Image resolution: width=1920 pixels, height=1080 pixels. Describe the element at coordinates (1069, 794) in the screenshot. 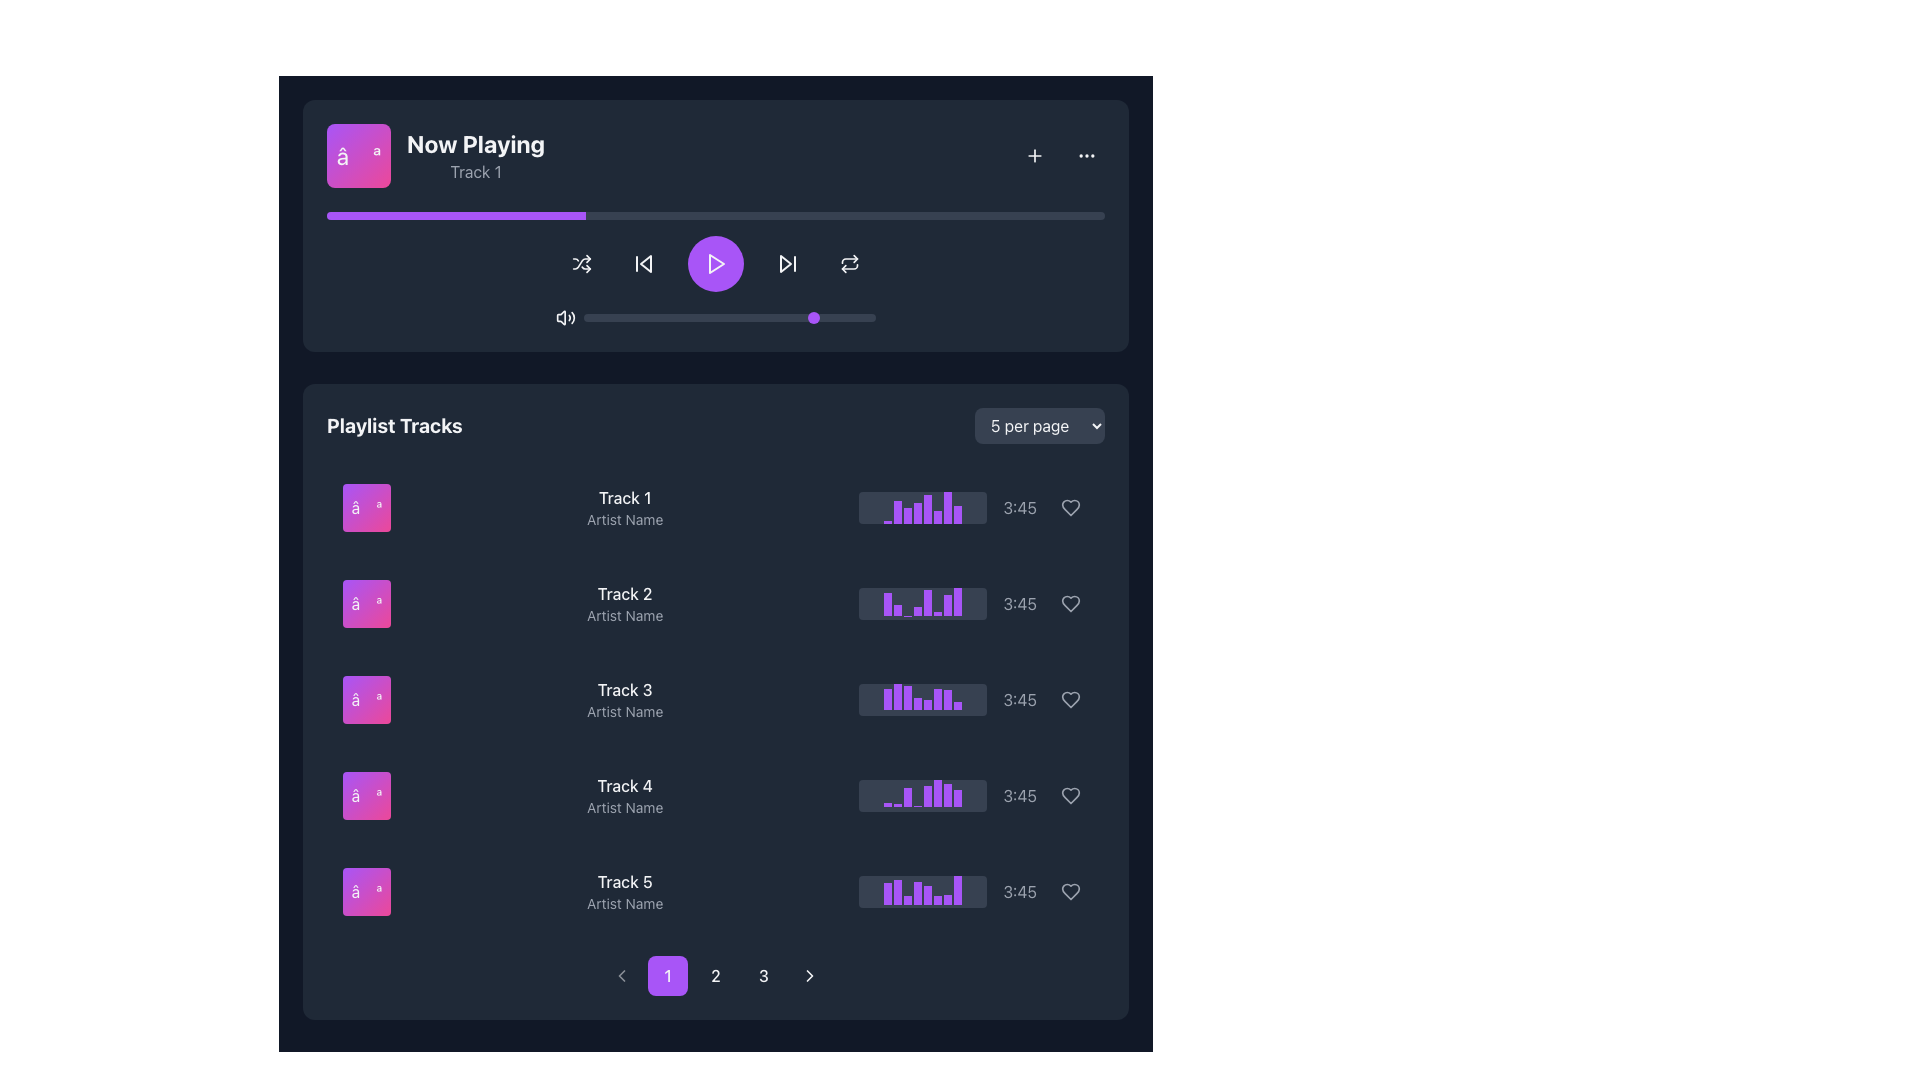

I see `the heart-shaped outline icon in the 'Playlist Tracks' section` at that location.